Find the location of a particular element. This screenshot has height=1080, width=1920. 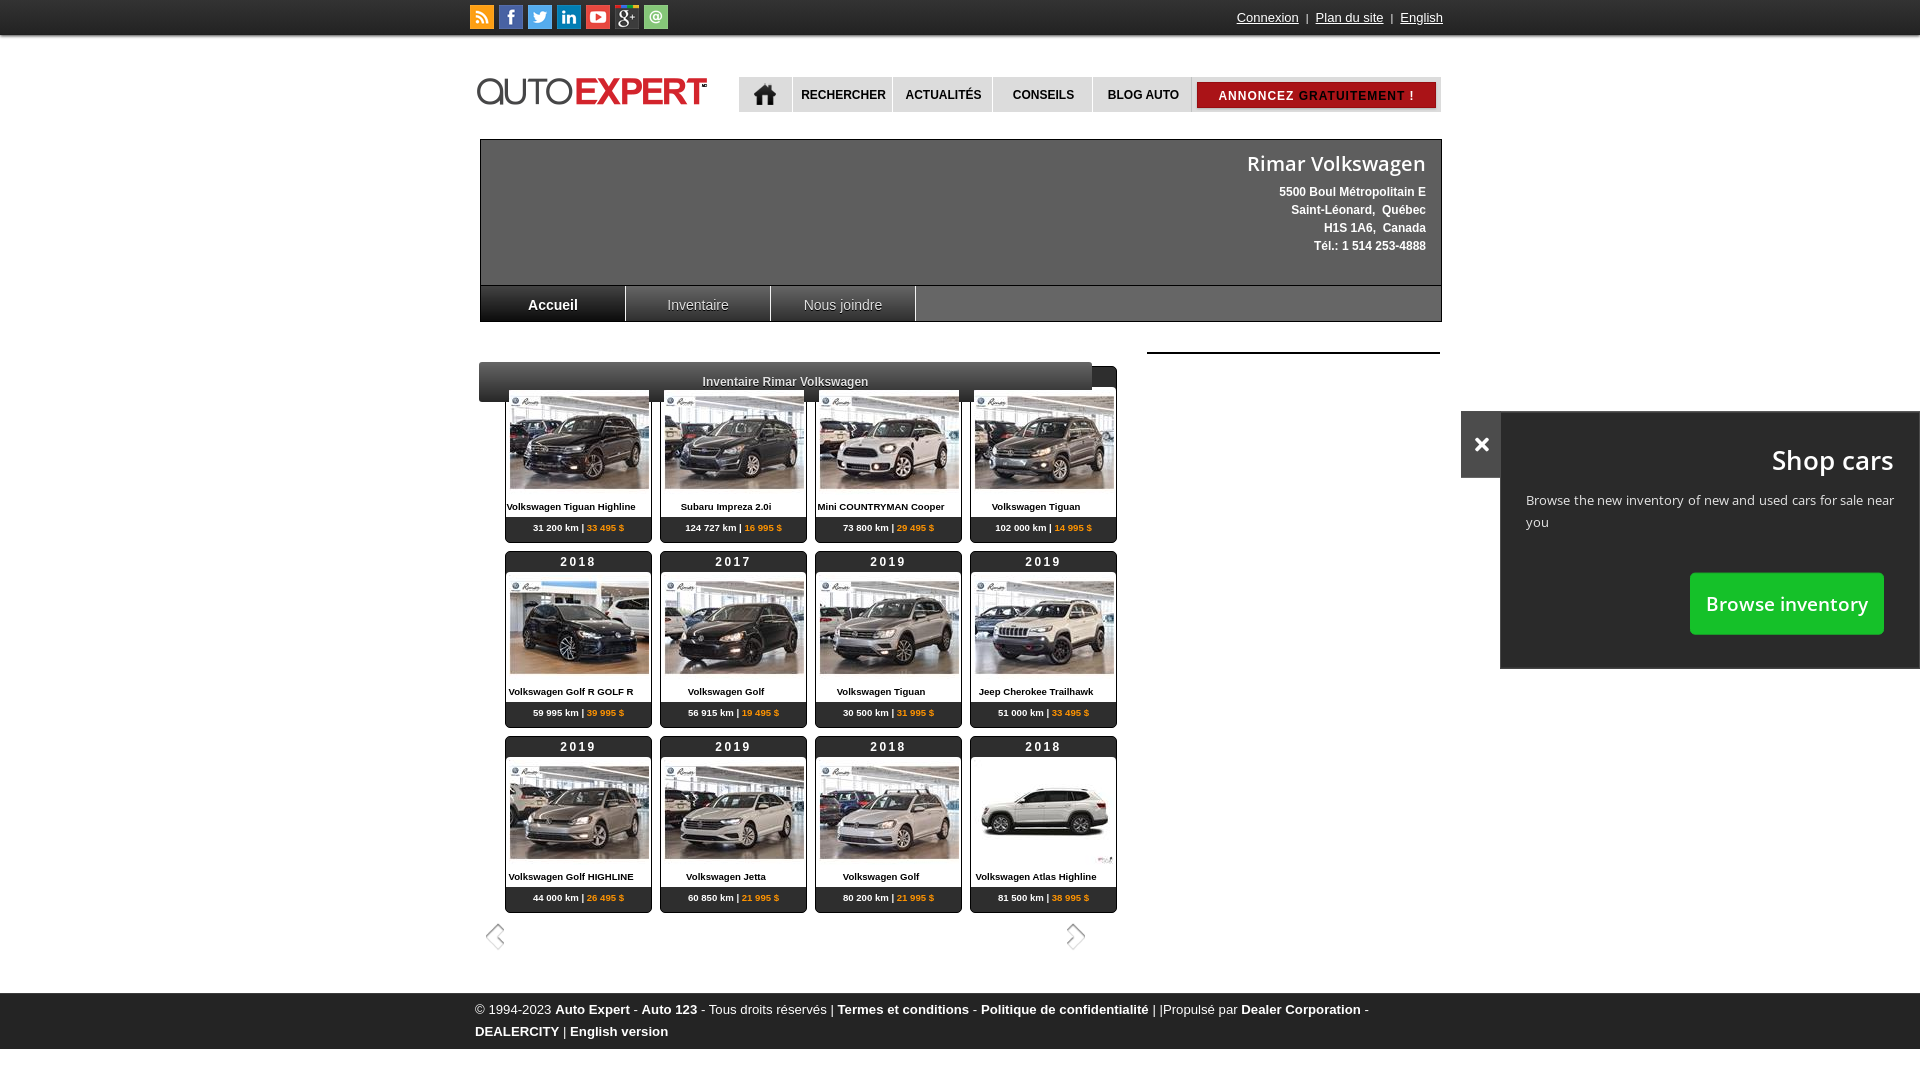

'Termes et conditions' is located at coordinates (902, 1009).